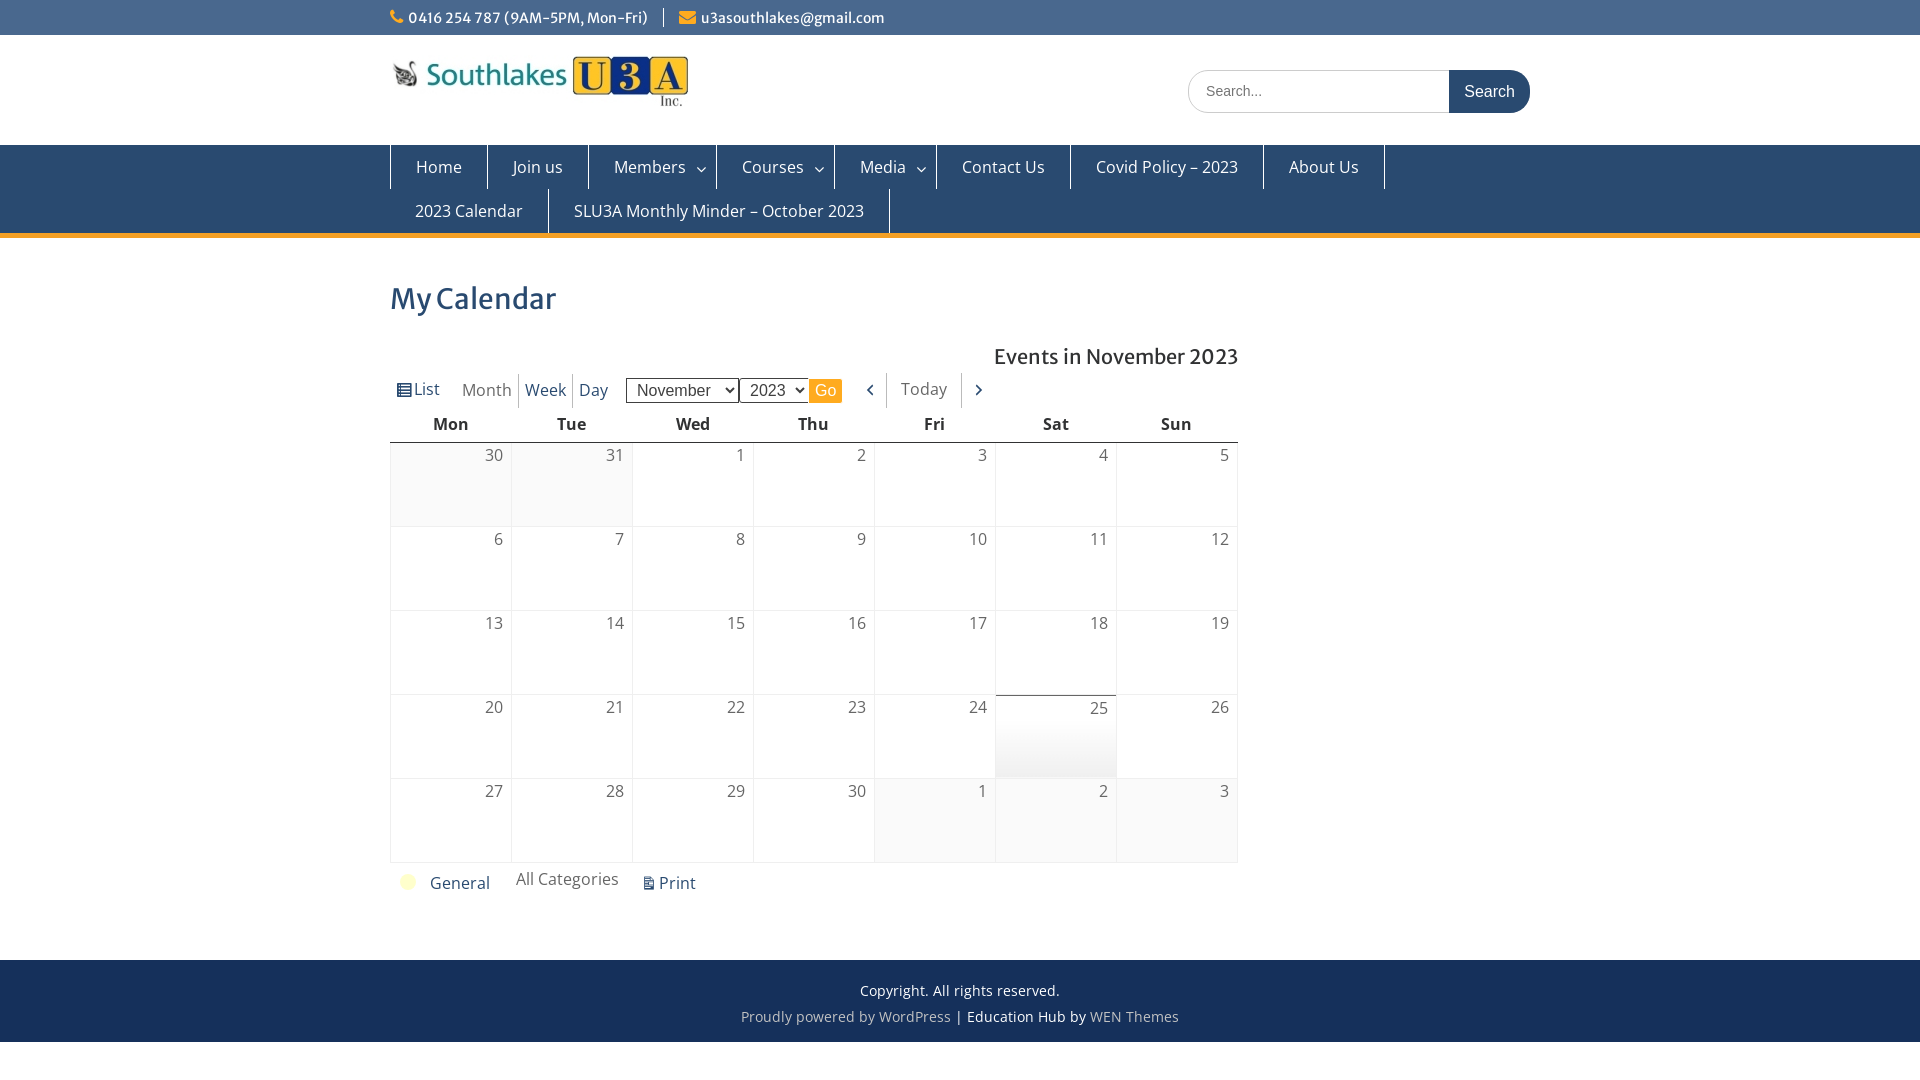 The image size is (1920, 1080). What do you see at coordinates (633, 883) in the screenshot?
I see `'Print` at bounding box center [633, 883].